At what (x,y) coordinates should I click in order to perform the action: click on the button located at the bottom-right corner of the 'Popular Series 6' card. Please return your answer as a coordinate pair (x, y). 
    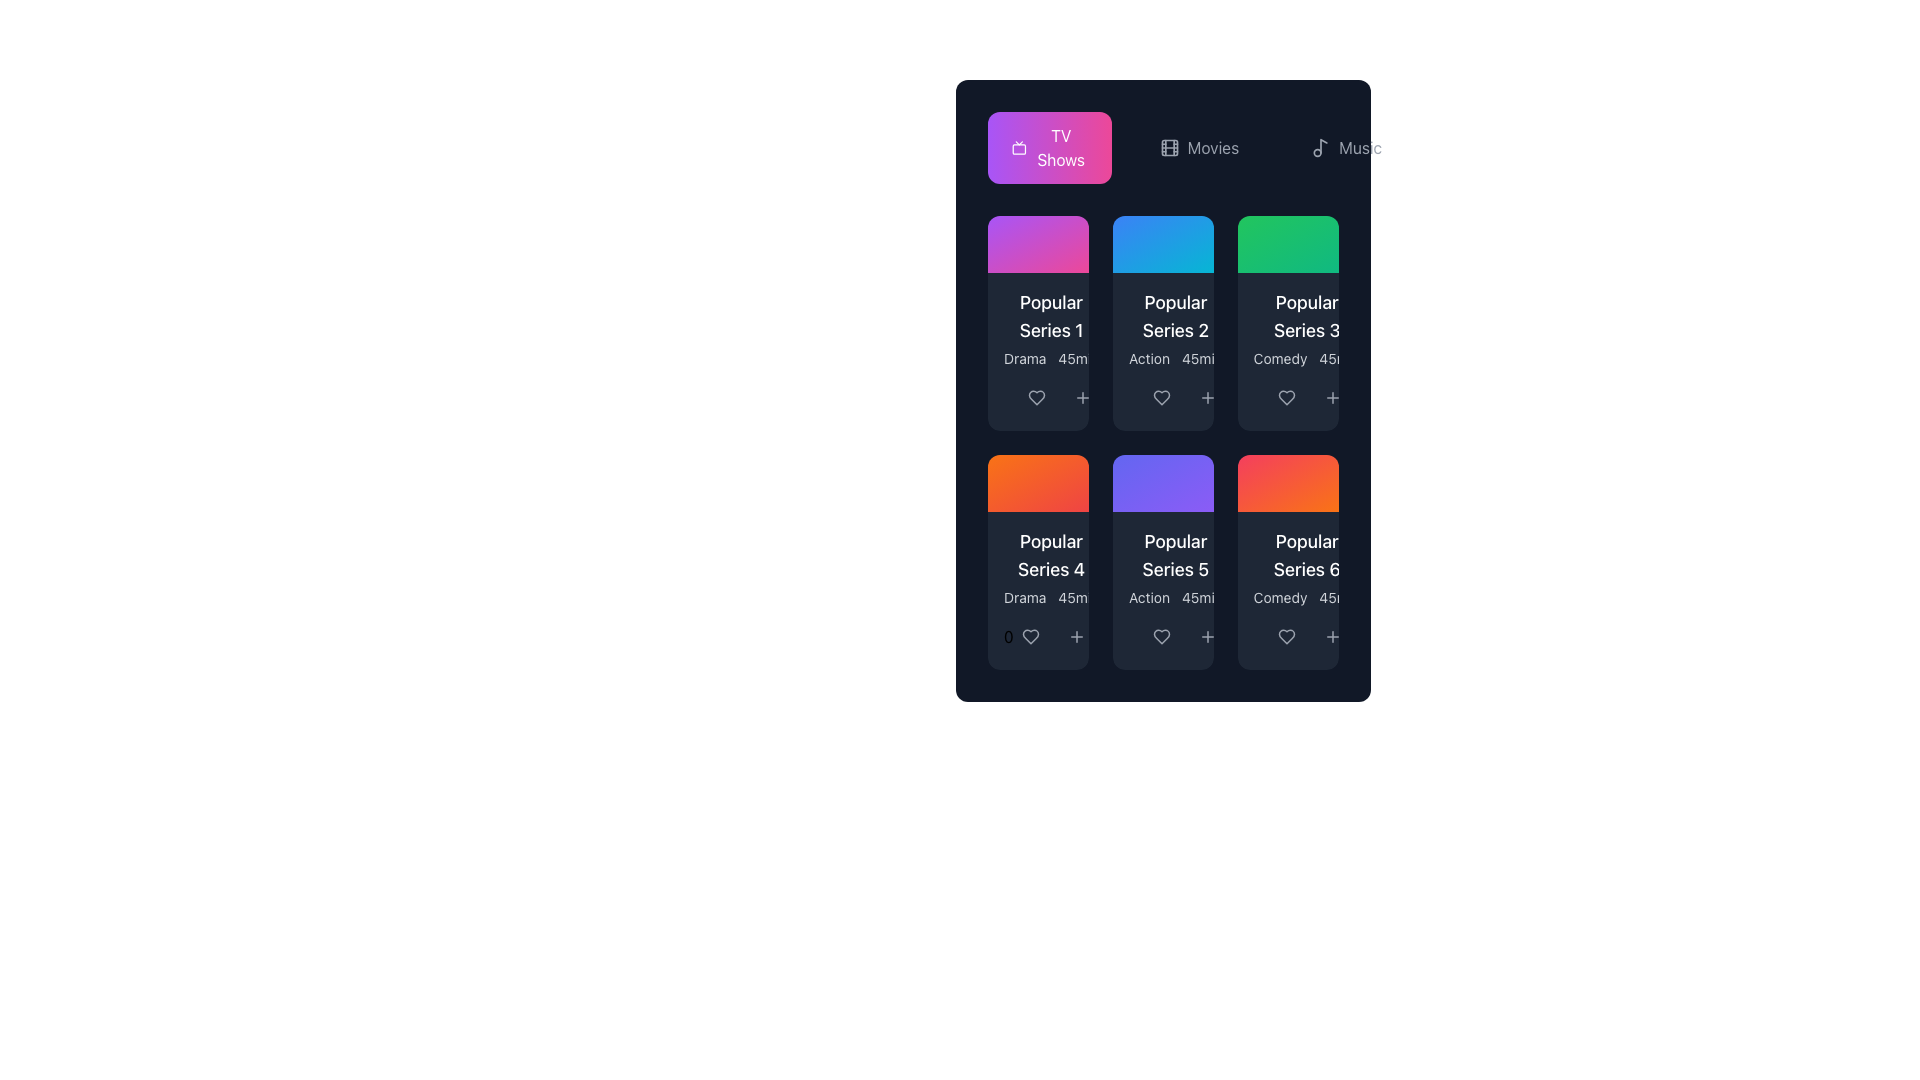
    Looking at the image, I should click on (1333, 636).